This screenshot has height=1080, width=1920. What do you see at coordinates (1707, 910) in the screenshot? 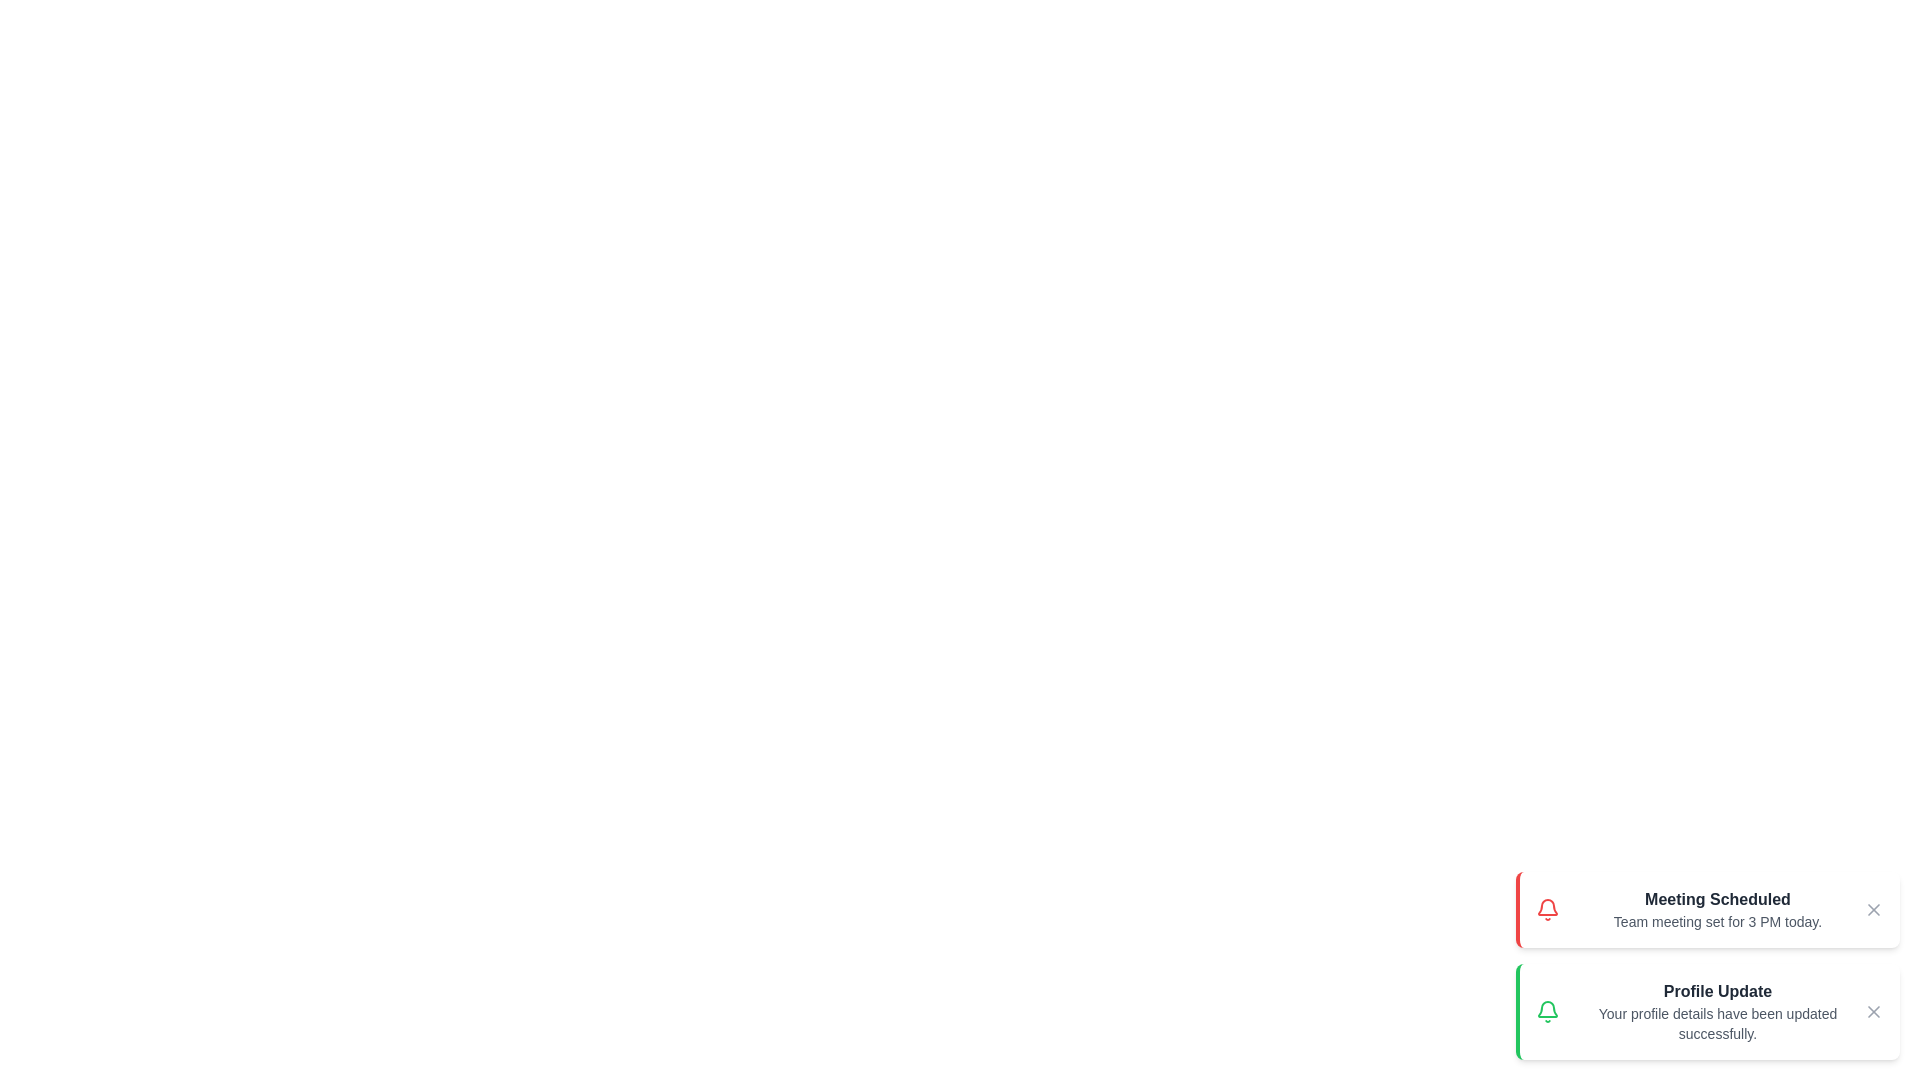
I see `the 'Meeting Scheduled' notification to observe the hover effect` at bounding box center [1707, 910].